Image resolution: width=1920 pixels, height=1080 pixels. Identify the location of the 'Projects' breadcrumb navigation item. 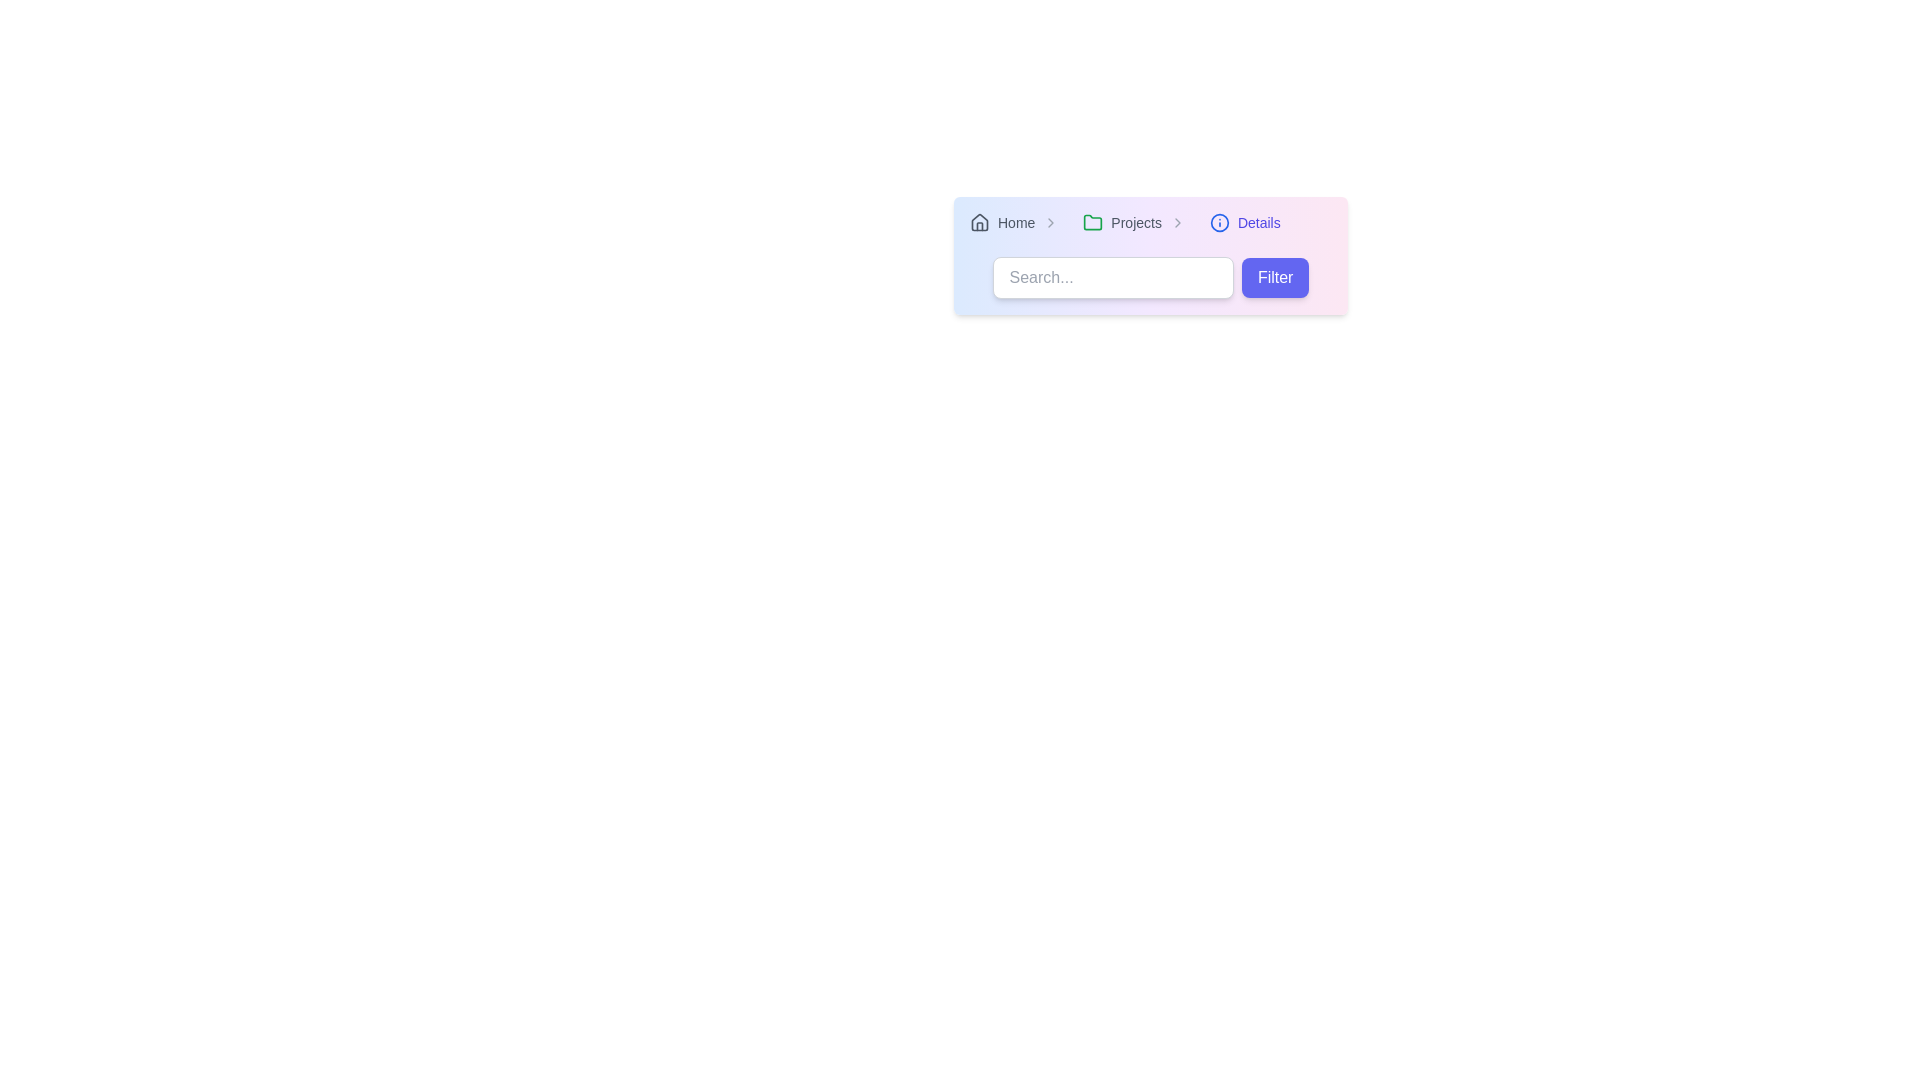
(1137, 223).